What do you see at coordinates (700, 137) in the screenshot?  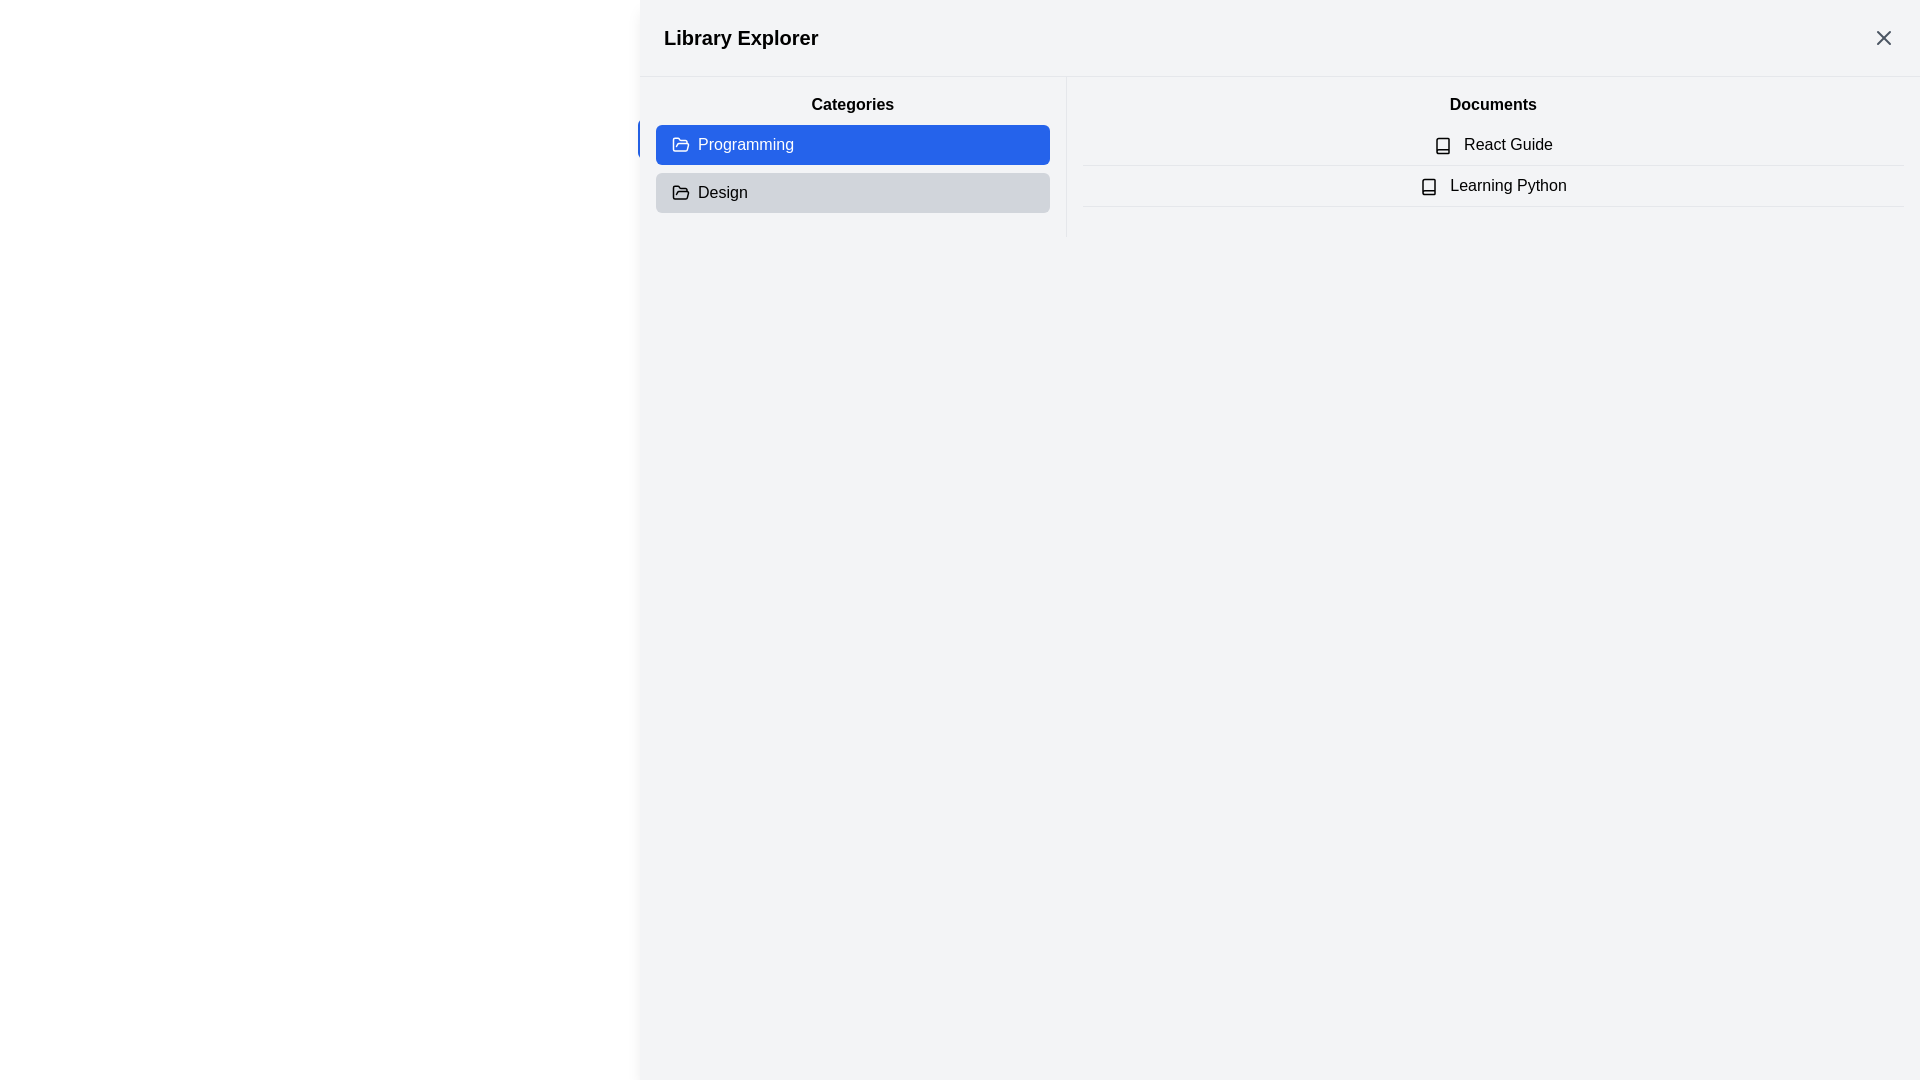 I see `the blue button labeled 'Close Library'` at bounding box center [700, 137].